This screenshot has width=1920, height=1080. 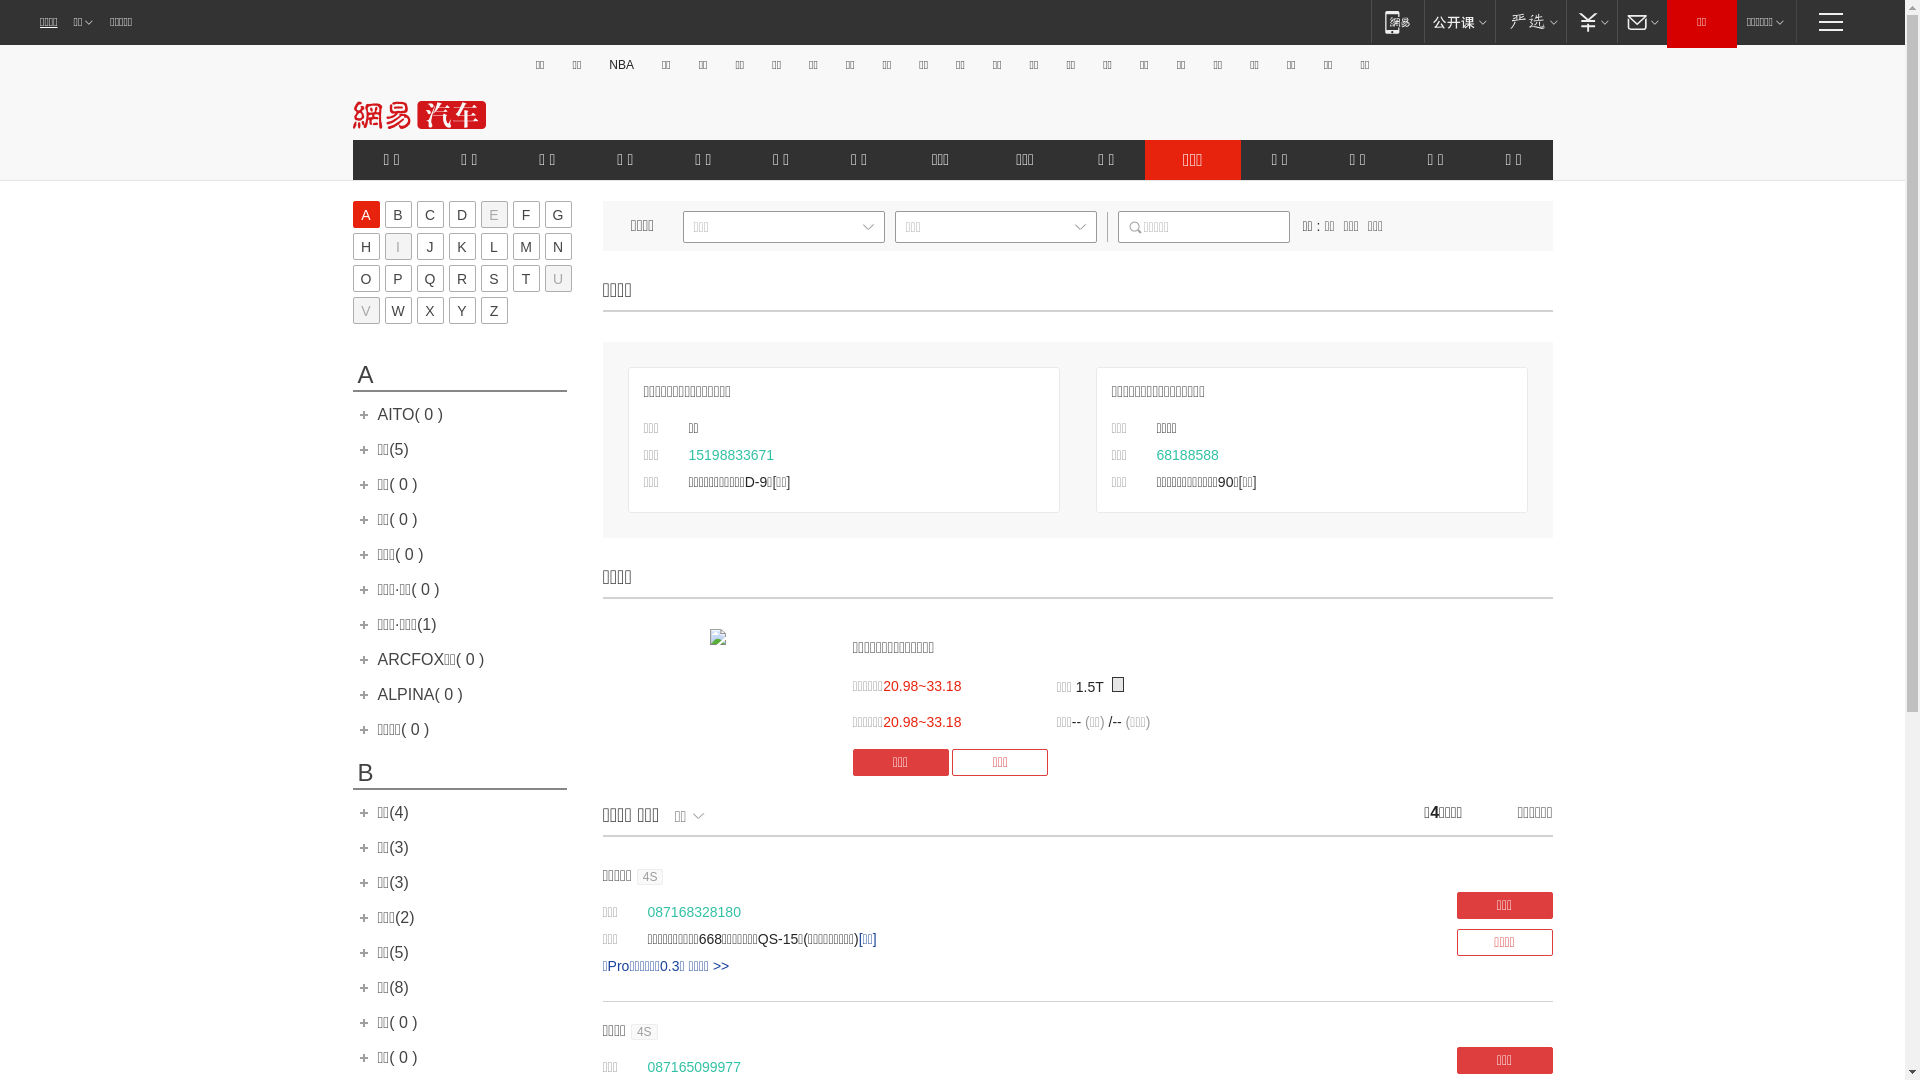 What do you see at coordinates (460, 278) in the screenshot?
I see `'R'` at bounding box center [460, 278].